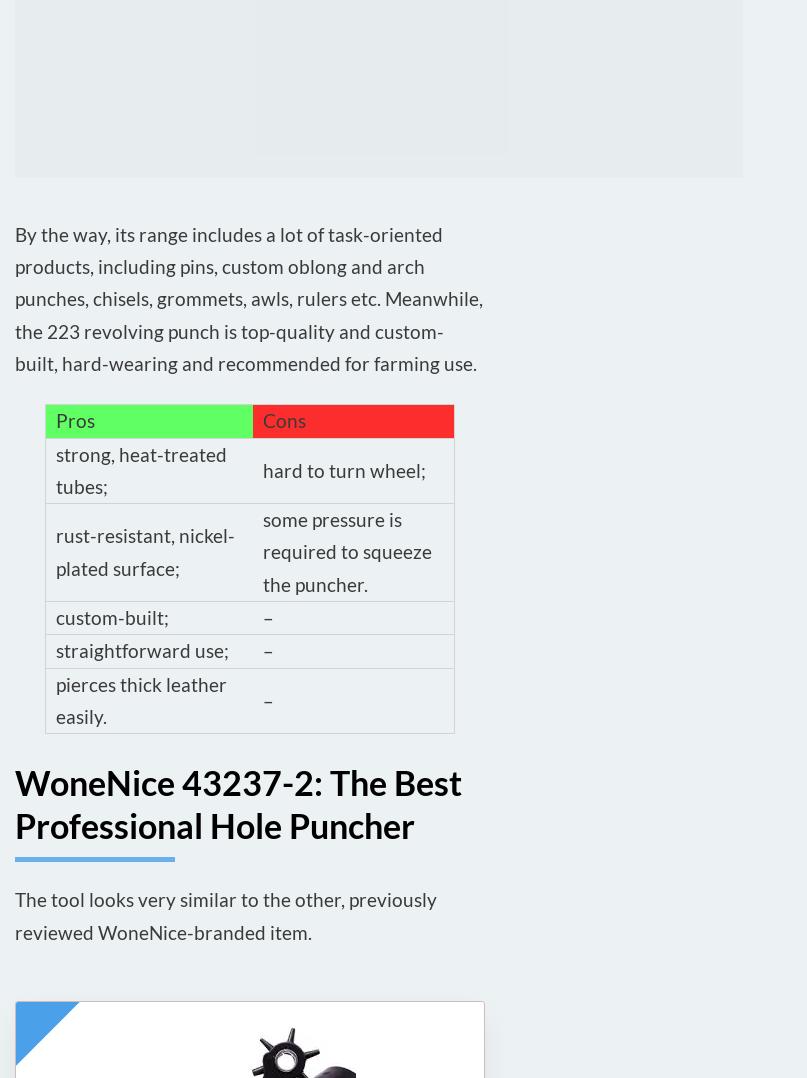 The width and height of the screenshot is (807, 1078). I want to click on 'By the way, its range includes a lot of task-oriented products, including pins, custom oblong and arch punches, chisels, grommets, awls, rulers etc. Meanwhile, the 223 revolving punch is top-quality and custom-built, hard-wearing and recommended for farming use.', so click(248, 298).